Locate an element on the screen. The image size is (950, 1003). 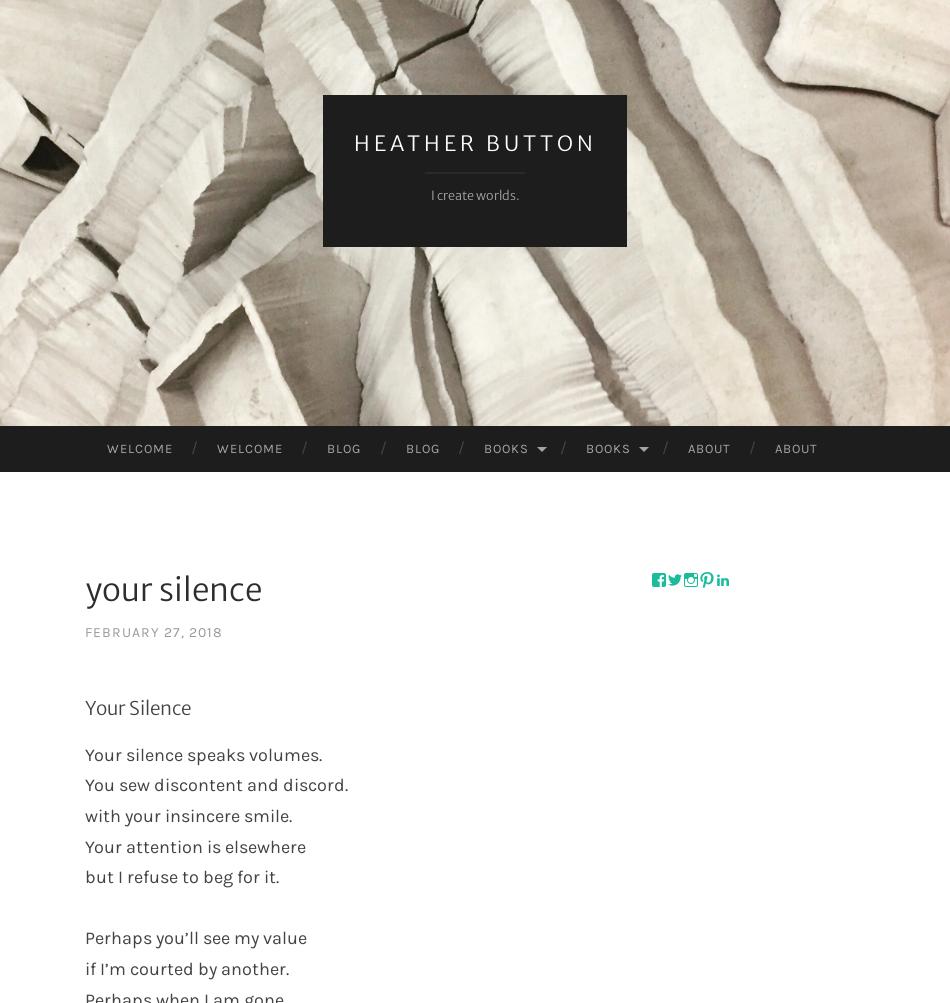
'Your silence speaks volumes.' is located at coordinates (203, 752).